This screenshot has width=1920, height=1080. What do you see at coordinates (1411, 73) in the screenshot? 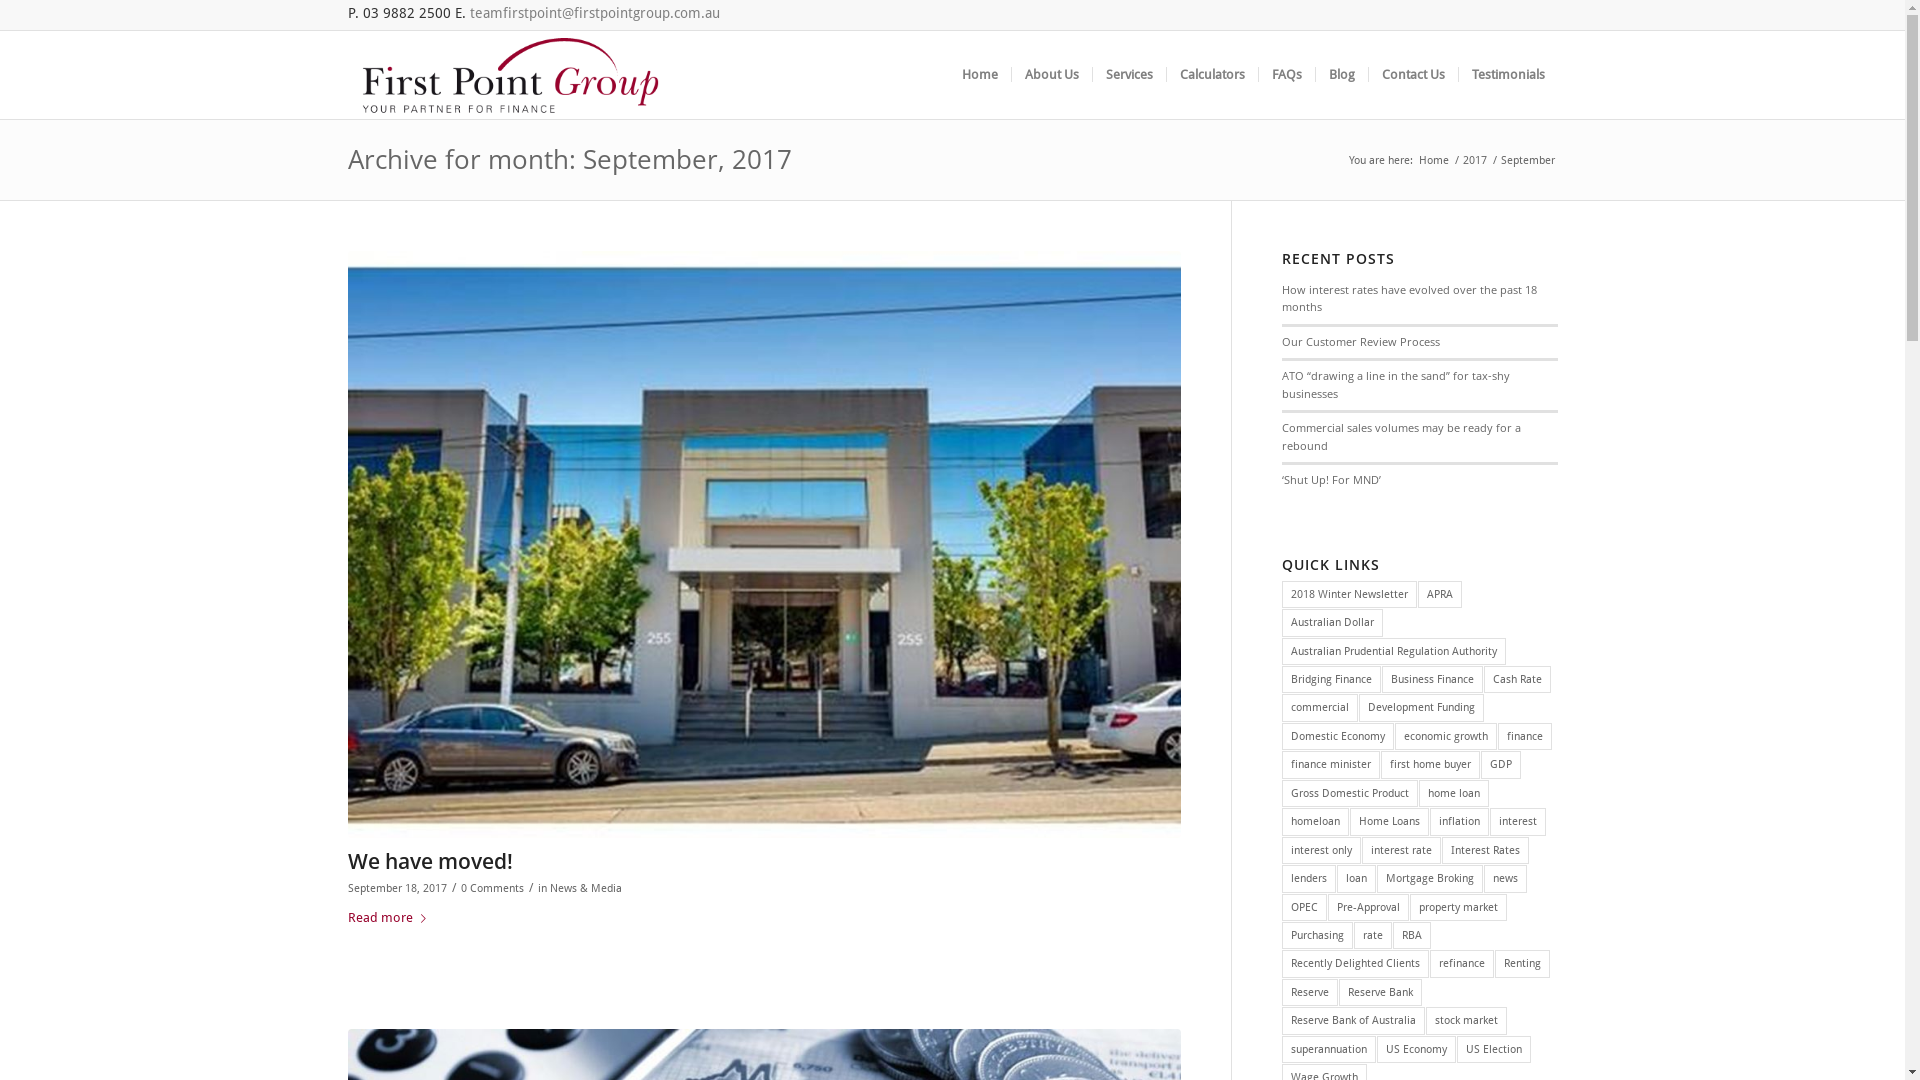
I see `'Contact Us'` at bounding box center [1411, 73].